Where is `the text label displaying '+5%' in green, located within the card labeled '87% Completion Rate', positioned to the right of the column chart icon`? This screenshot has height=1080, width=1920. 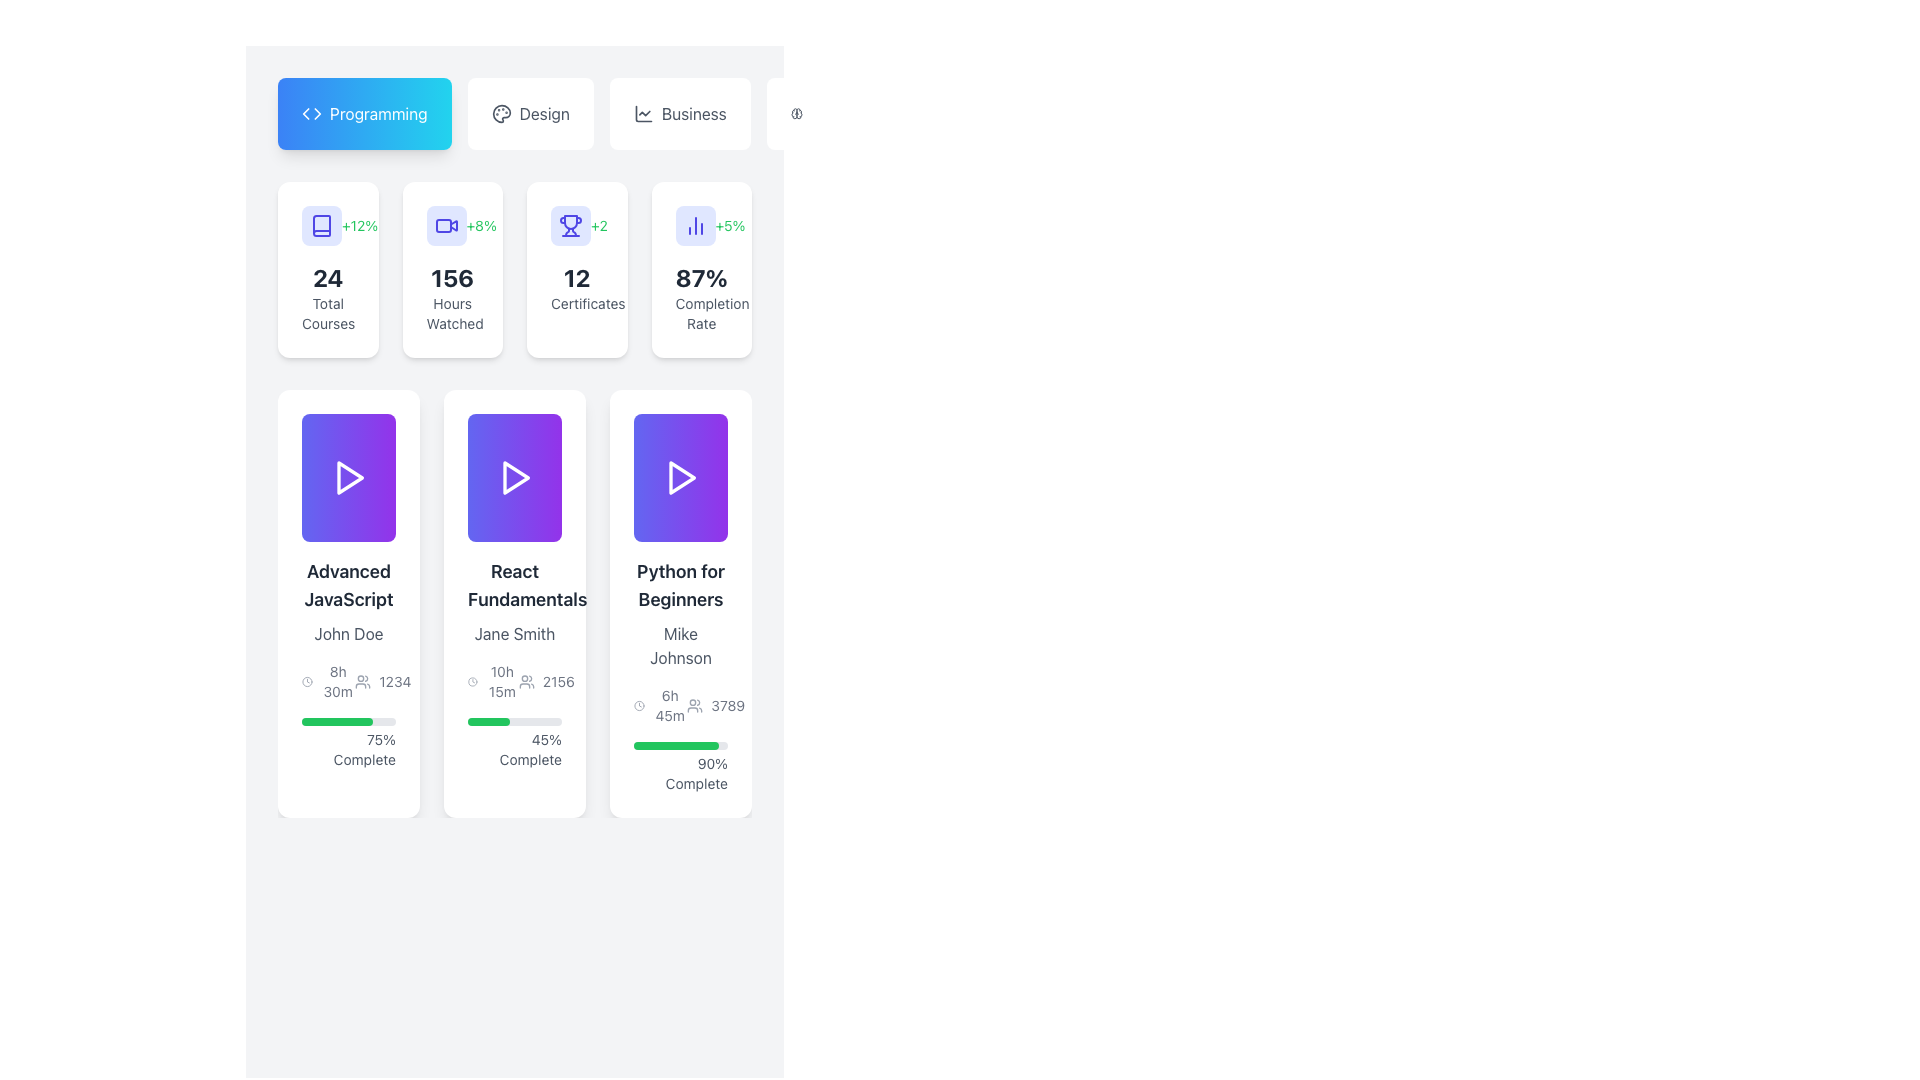 the text label displaying '+5%' in green, located within the card labeled '87% Completion Rate', positioned to the right of the column chart icon is located at coordinates (701, 225).